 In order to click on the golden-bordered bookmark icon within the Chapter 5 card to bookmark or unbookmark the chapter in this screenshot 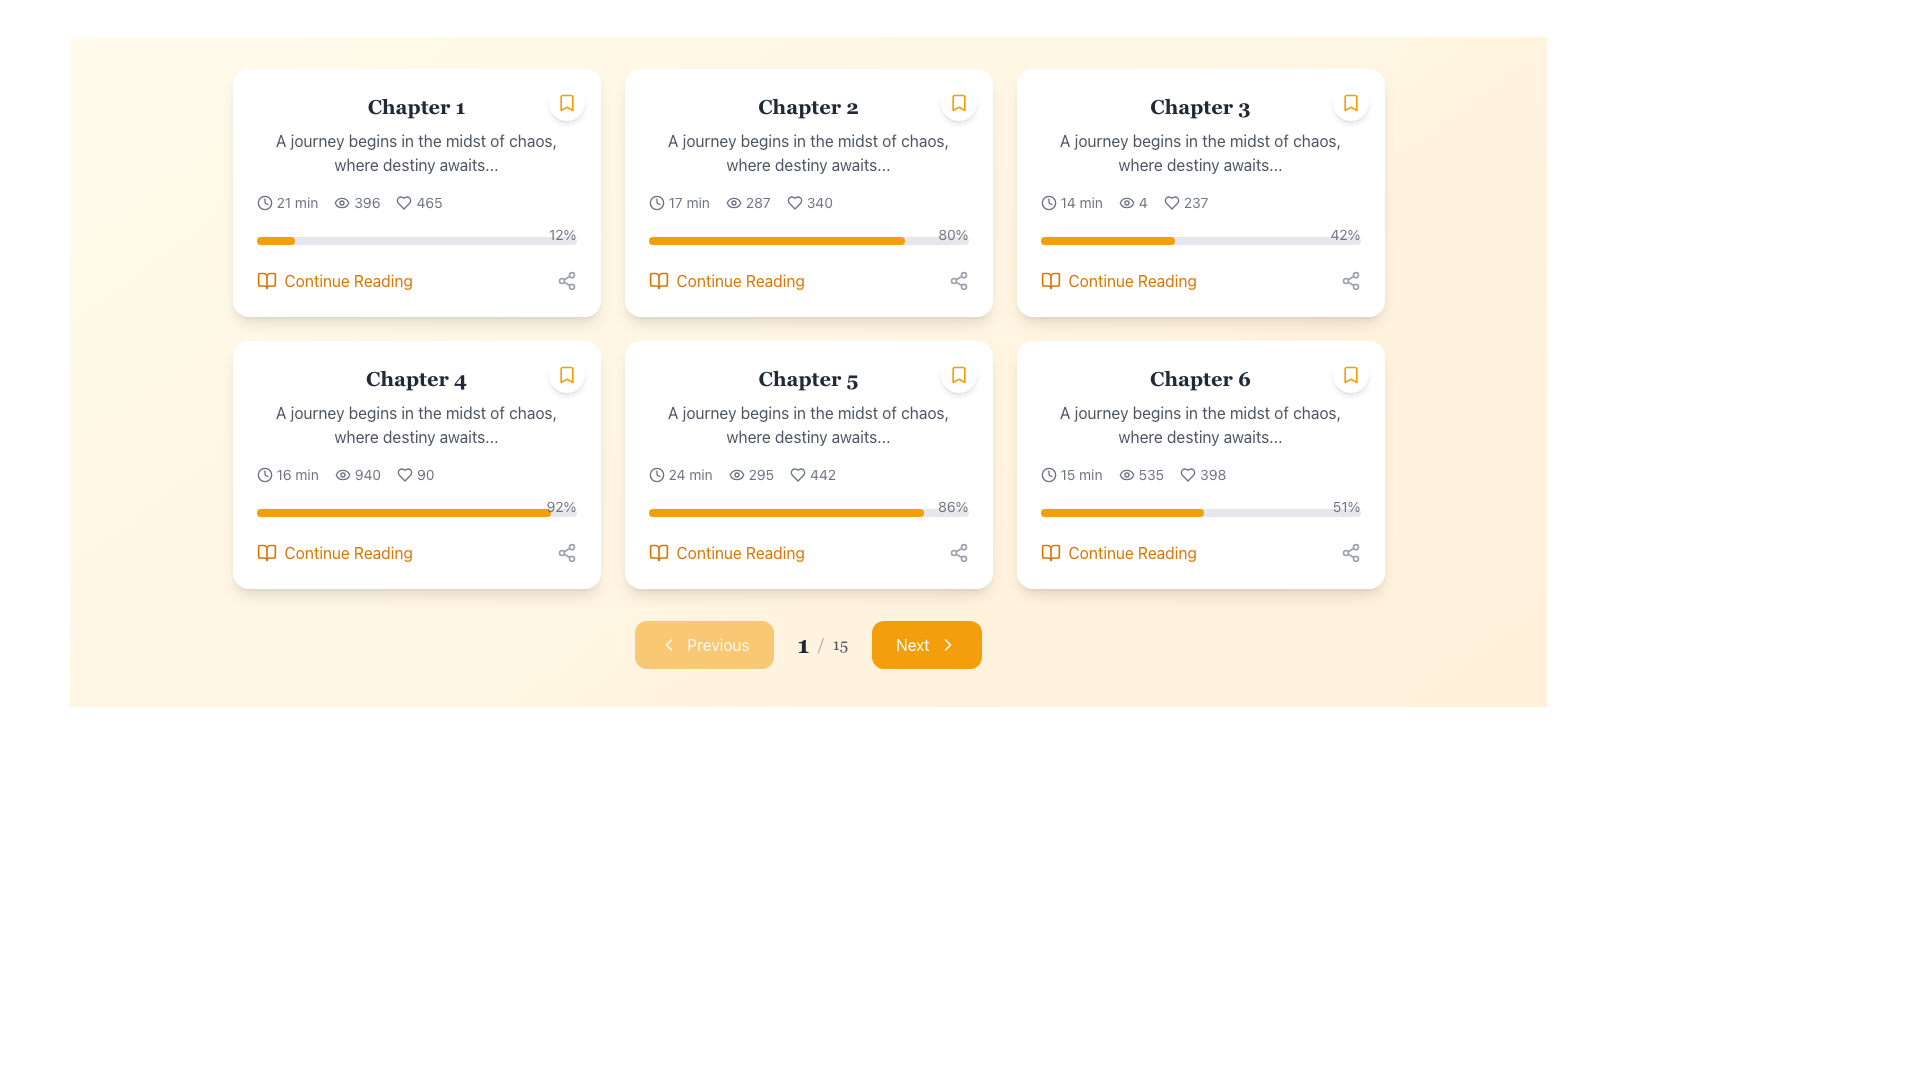, I will do `click(957, 374)`.